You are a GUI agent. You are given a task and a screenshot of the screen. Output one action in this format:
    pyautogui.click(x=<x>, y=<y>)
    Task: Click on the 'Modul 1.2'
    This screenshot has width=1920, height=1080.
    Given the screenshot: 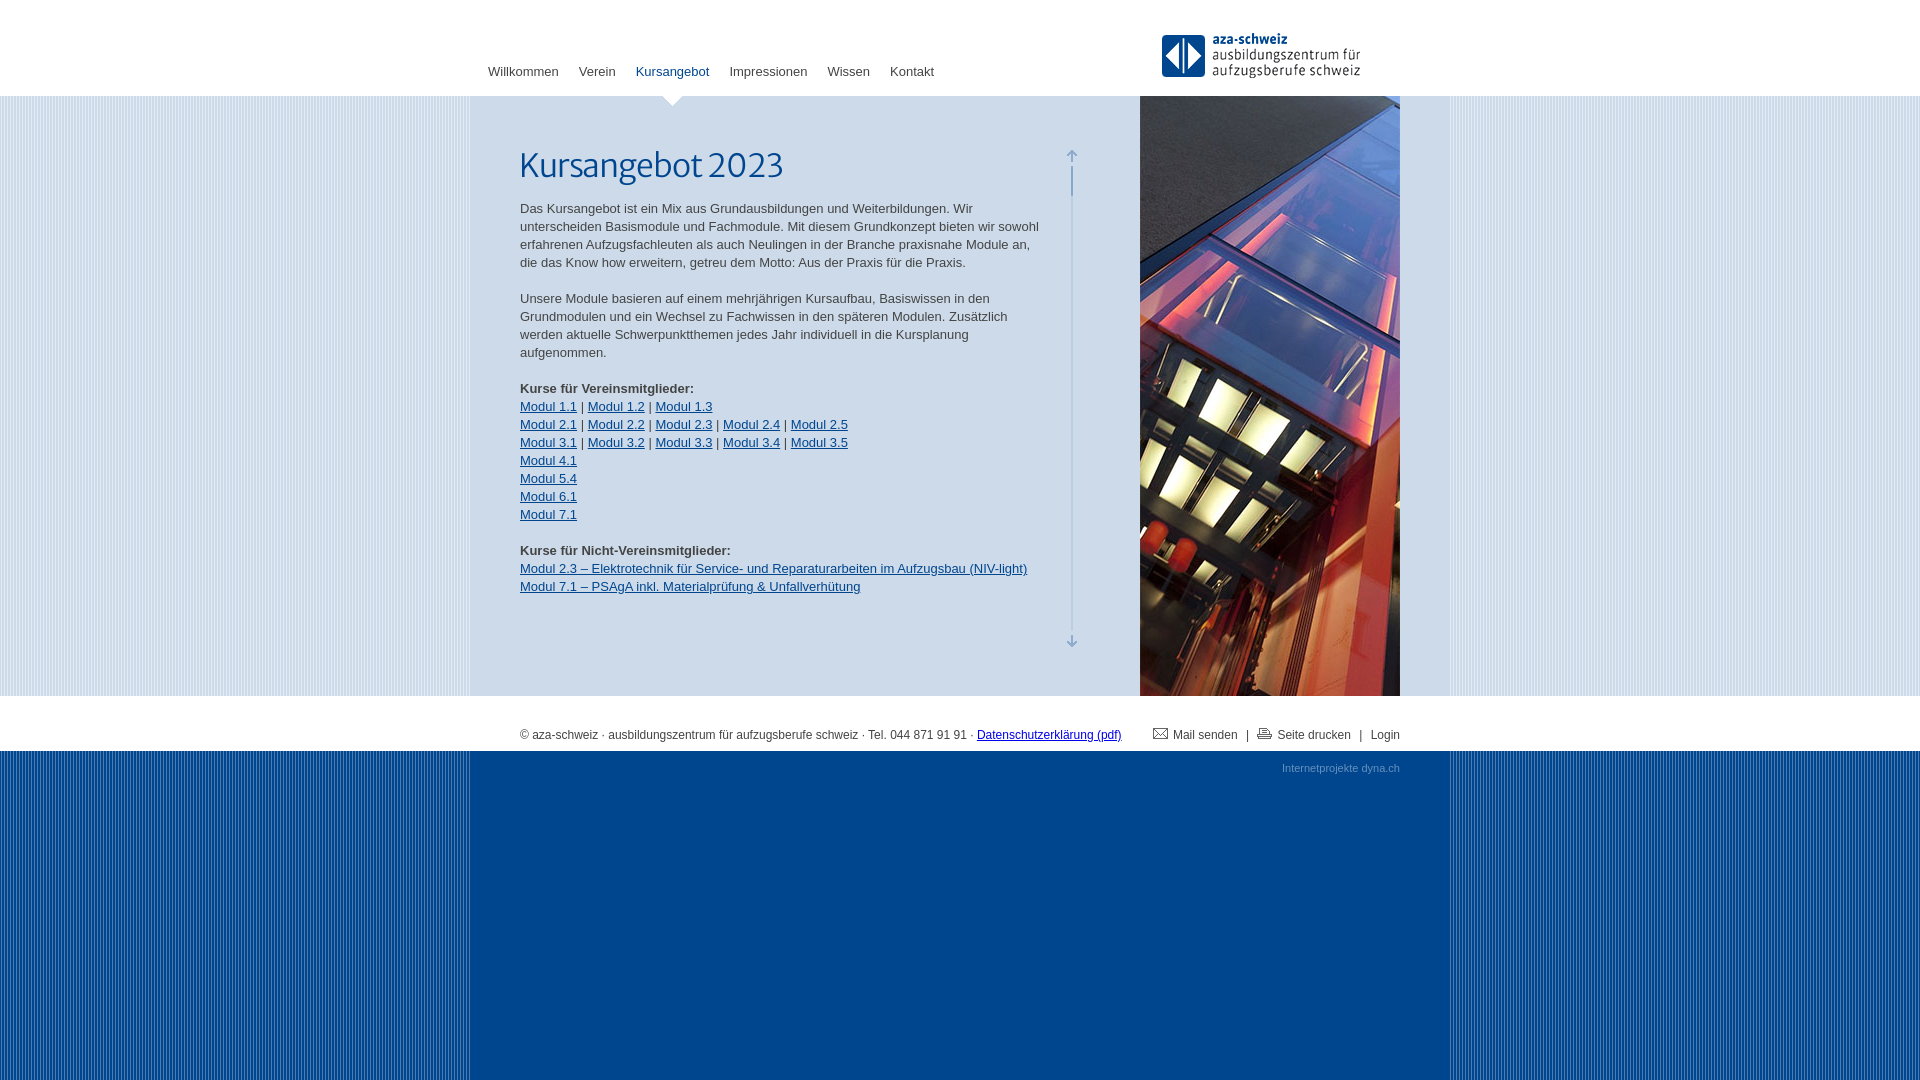 What is the action you would take?
    pyautogui.click(x=615, y=405)
    